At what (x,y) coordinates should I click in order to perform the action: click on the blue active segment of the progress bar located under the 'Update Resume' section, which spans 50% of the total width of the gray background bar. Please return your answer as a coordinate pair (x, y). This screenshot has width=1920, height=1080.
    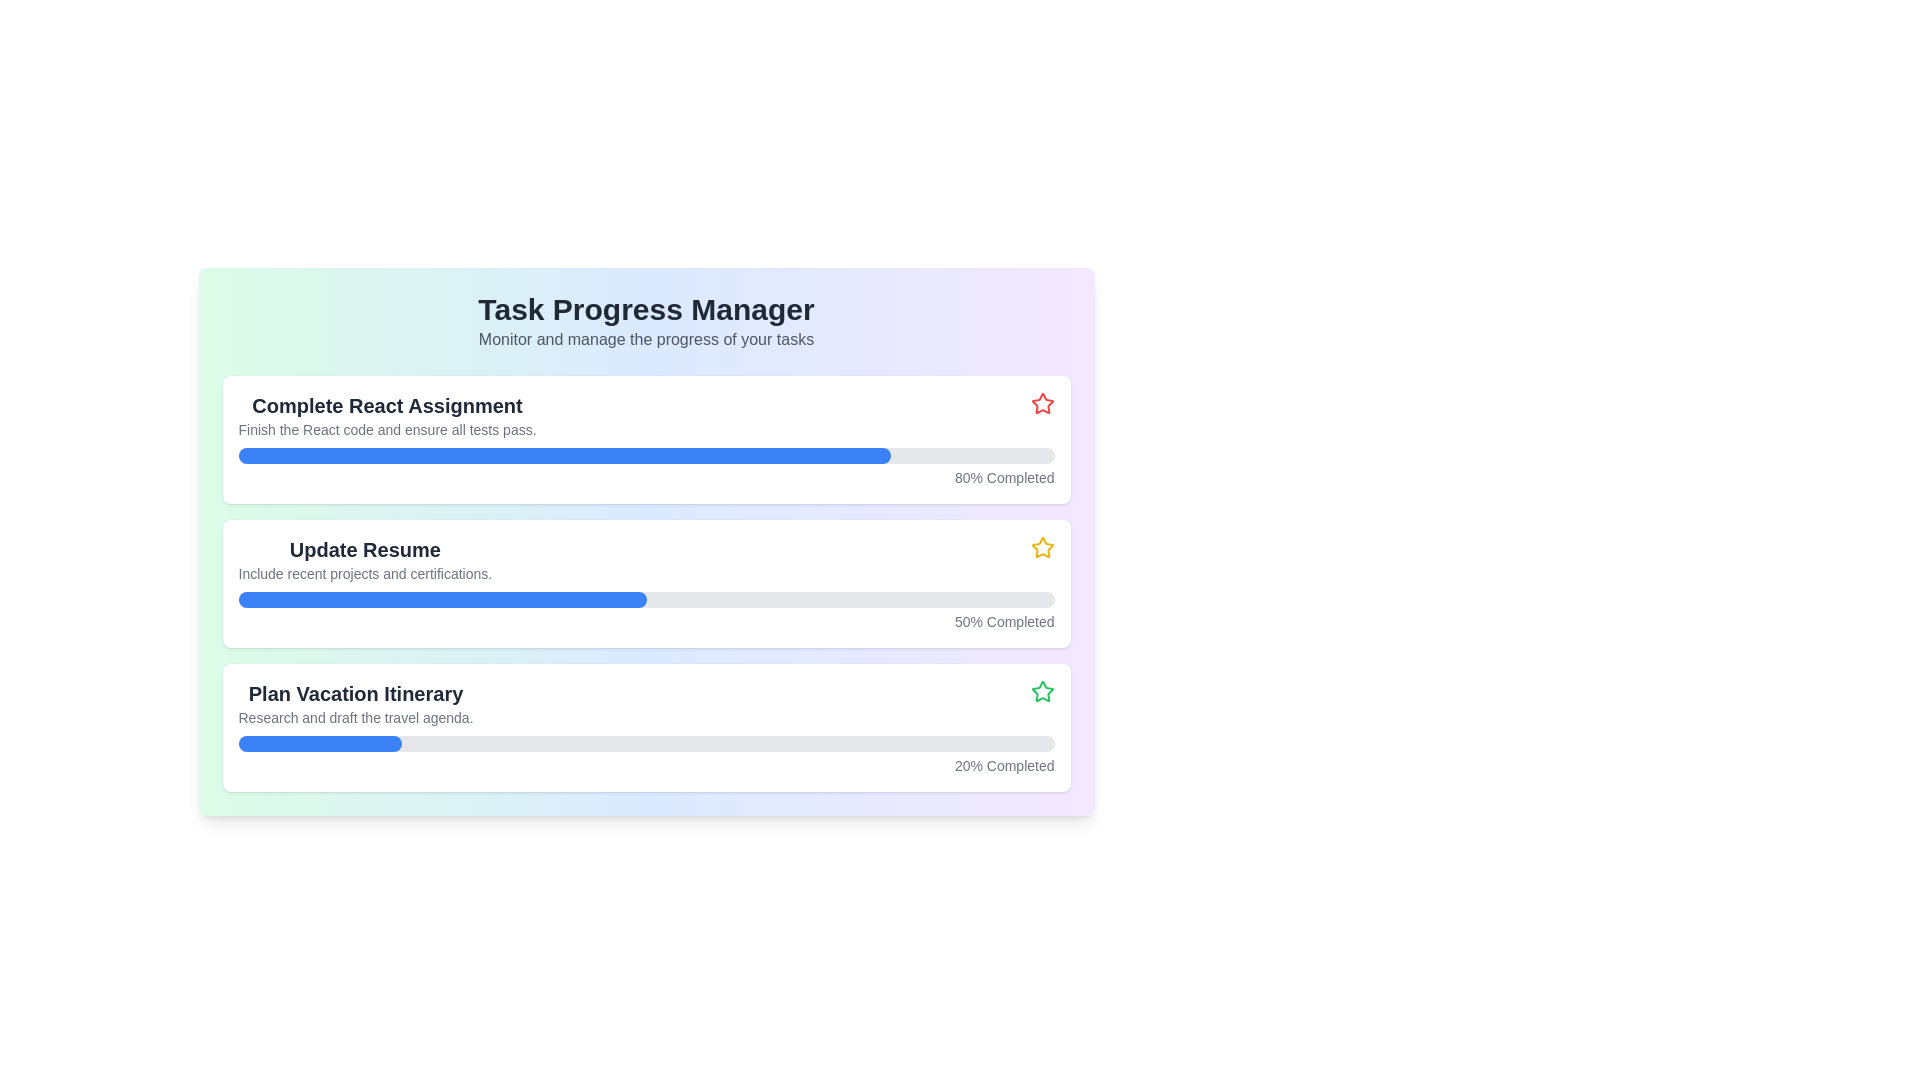
    Looking at the image, I should click on (441, 599).